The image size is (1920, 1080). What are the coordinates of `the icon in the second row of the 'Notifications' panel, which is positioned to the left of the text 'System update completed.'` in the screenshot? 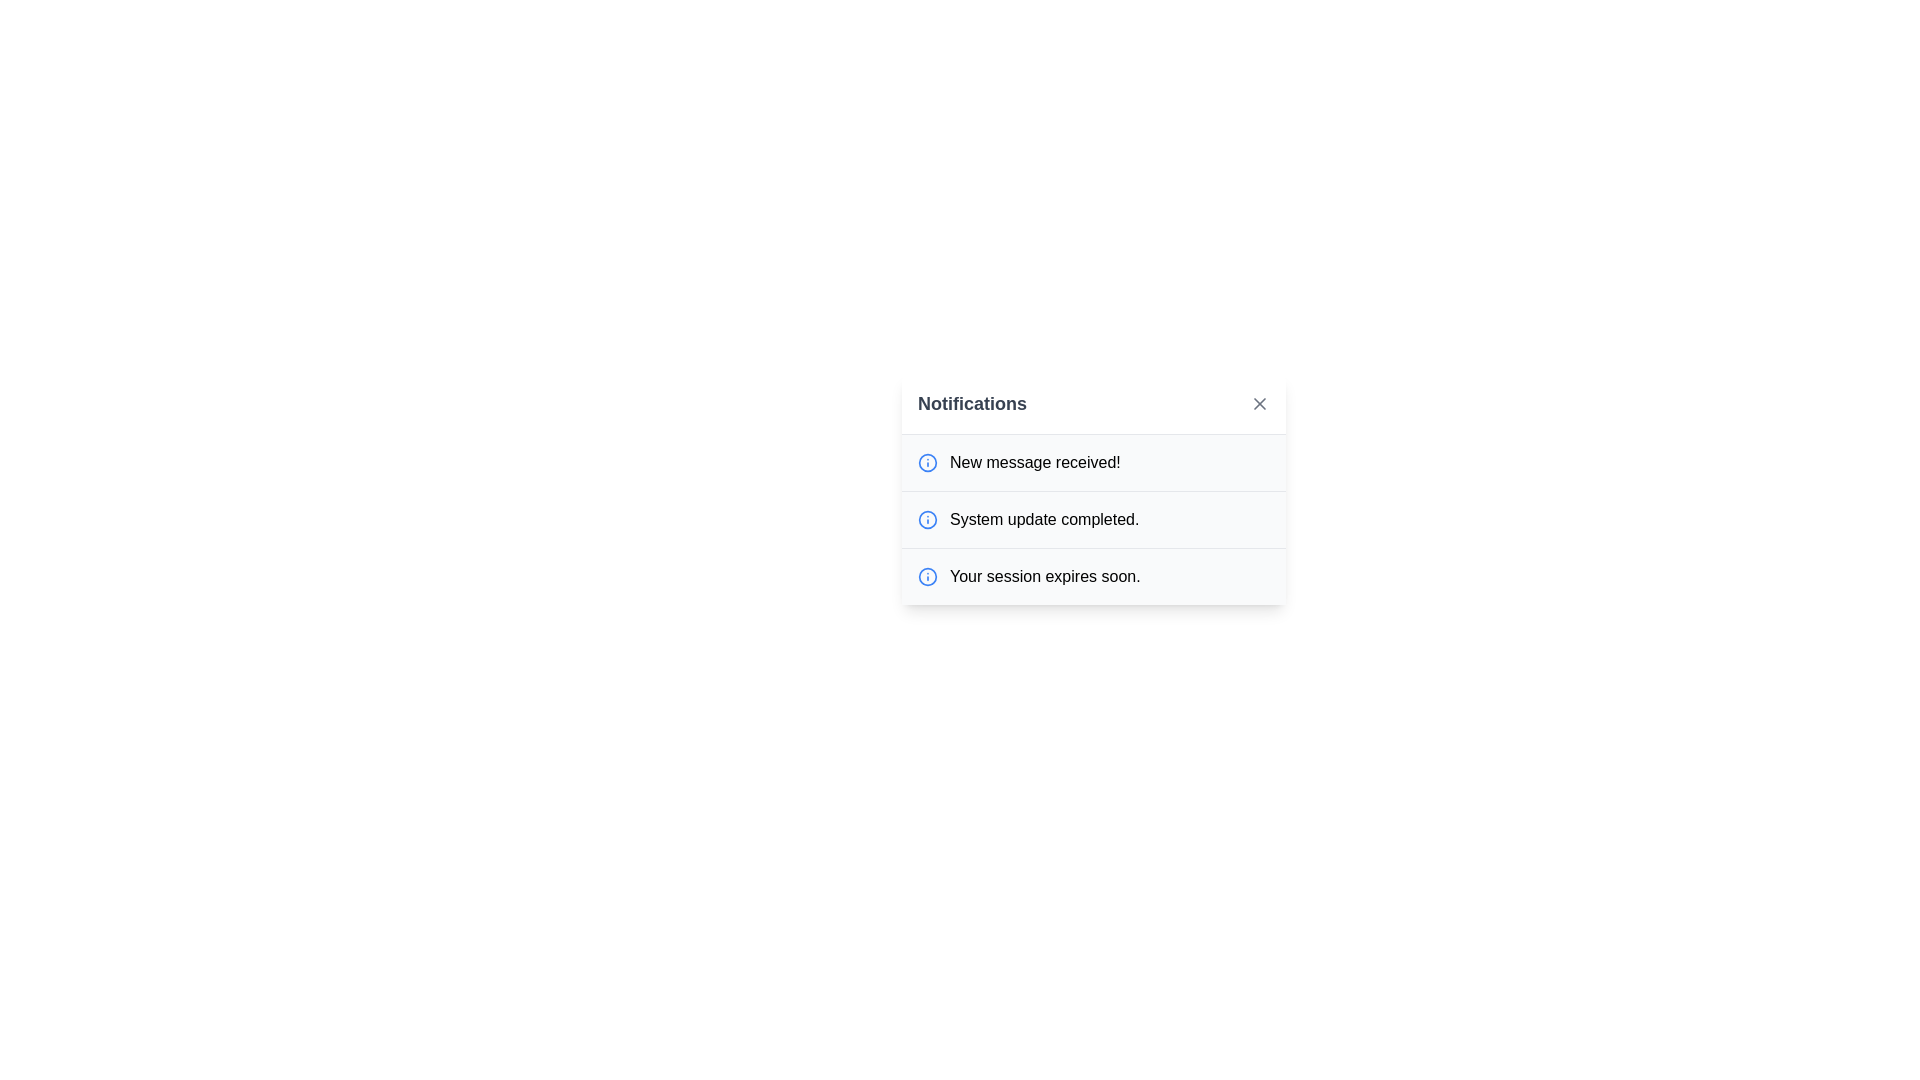 It's located at (926, 519).